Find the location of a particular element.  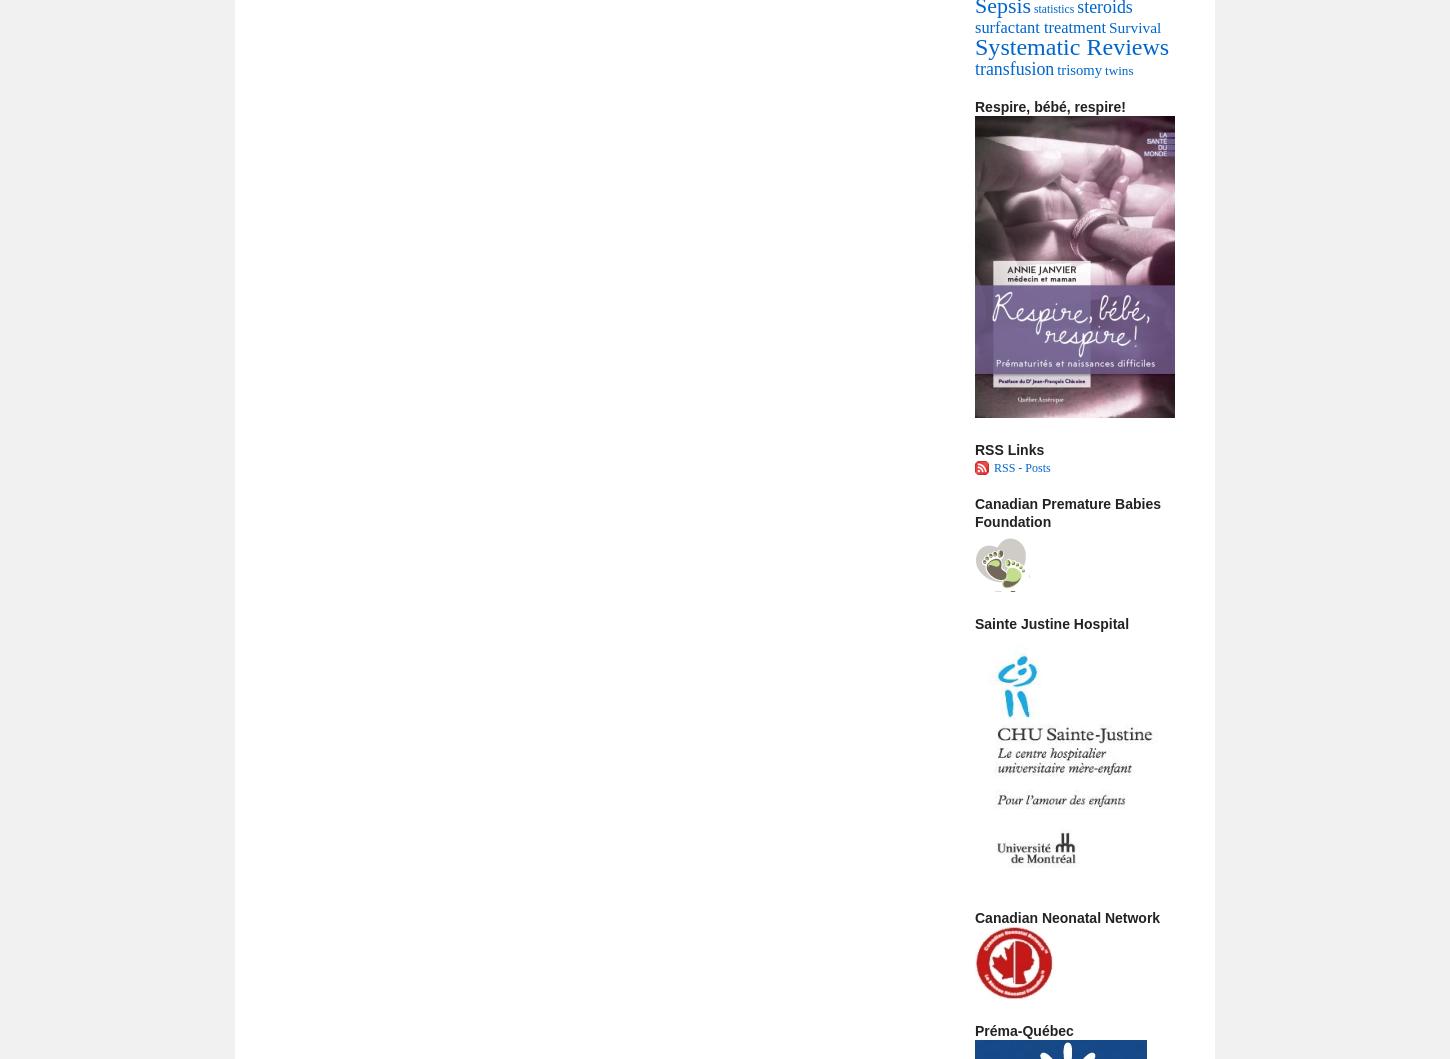

'Canadian Premature Babies Foundation' is located at coordinates (1067, 512).